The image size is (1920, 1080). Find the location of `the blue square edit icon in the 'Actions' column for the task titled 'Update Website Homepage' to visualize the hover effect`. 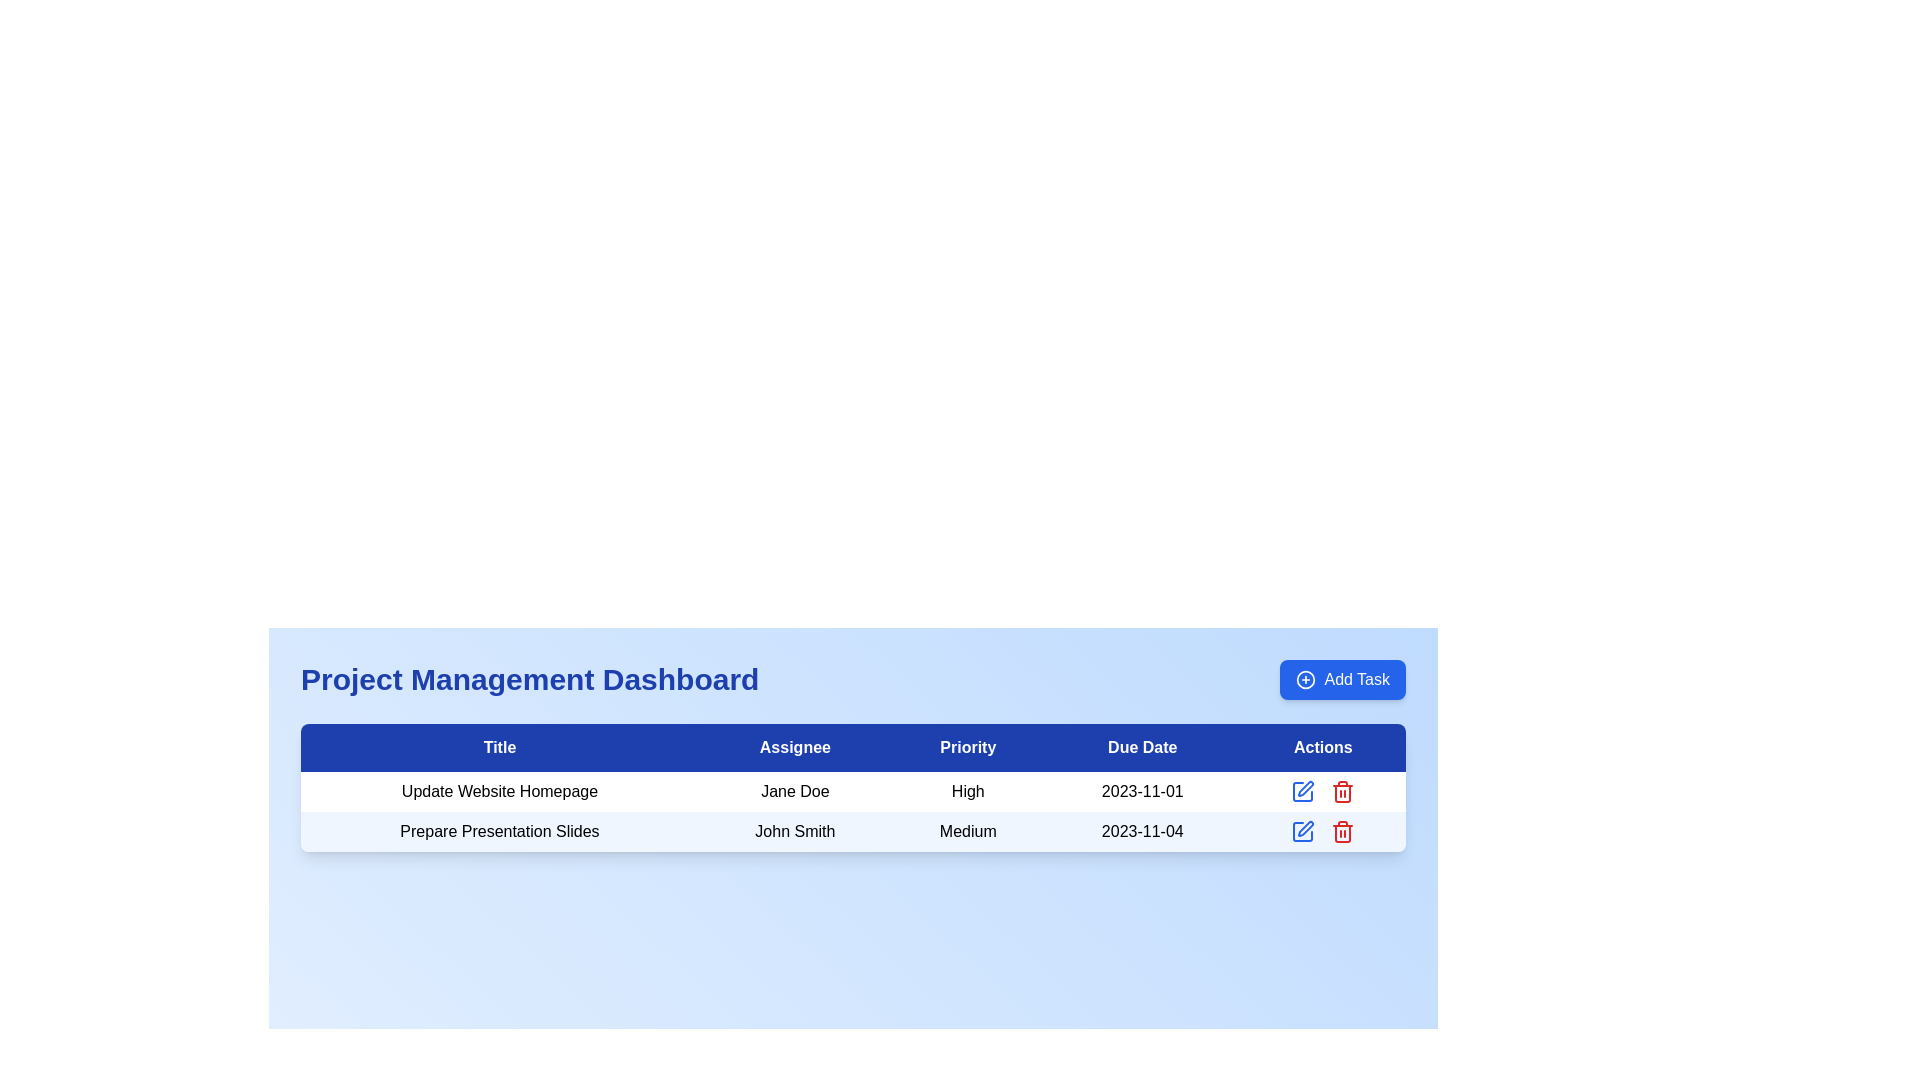

the blue square edit icon in the 'Actions' column for the task titled 'Update Website Homepage' to visualize the hover effect is located at coordinates (1303, 790).